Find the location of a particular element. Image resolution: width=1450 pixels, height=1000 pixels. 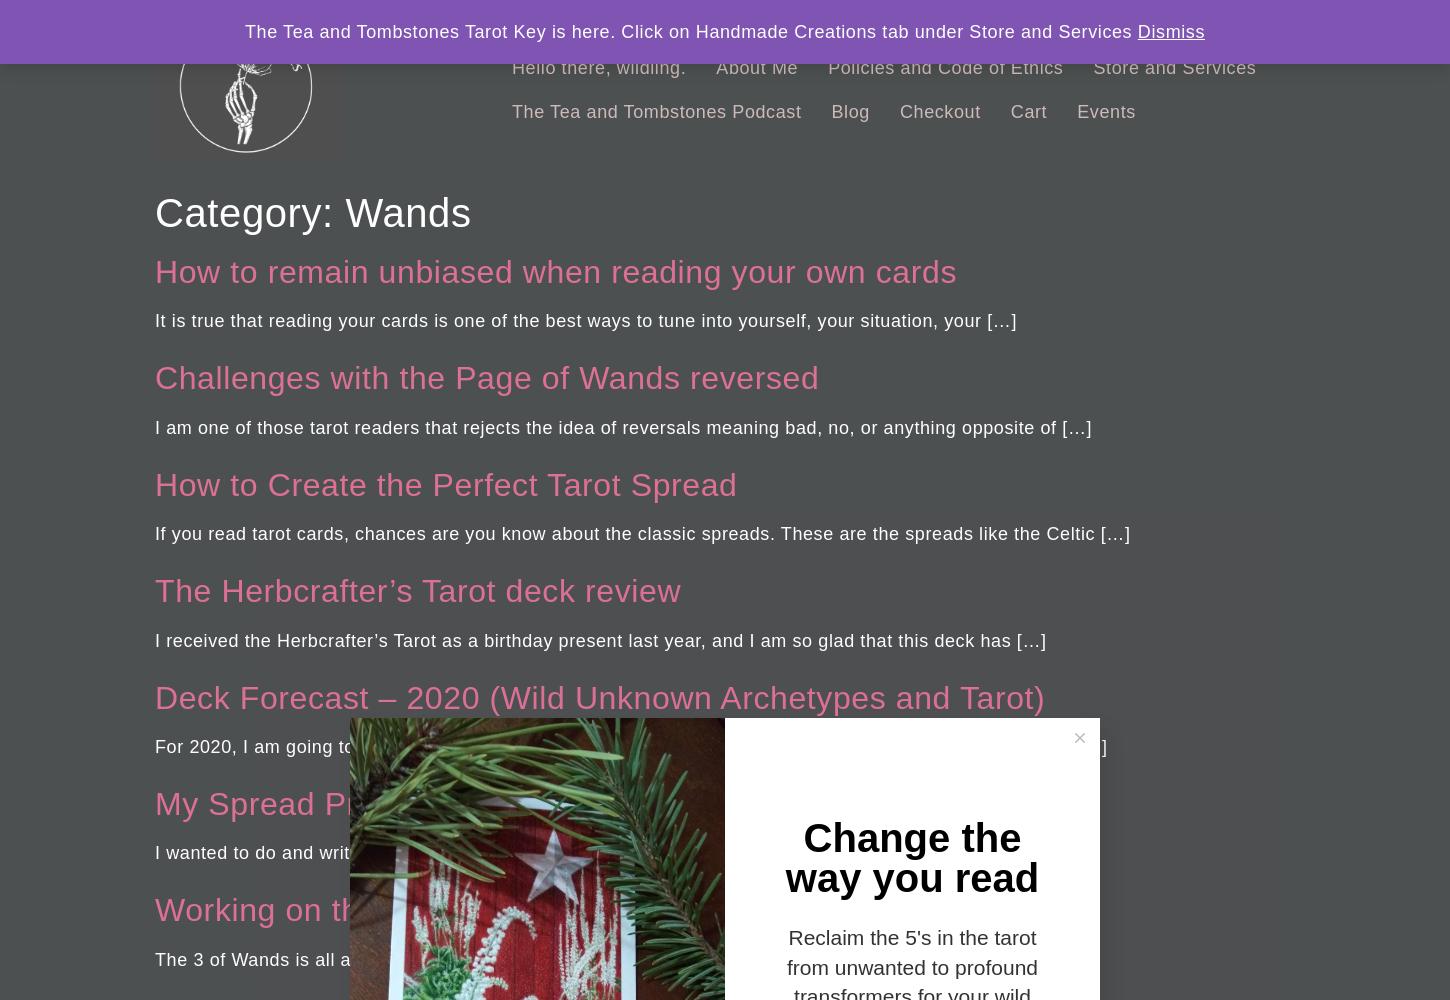

'The 3 of Wands is all about stepping into your present to forge your future. This means that you need […]' is located at coordinates (604, 958).